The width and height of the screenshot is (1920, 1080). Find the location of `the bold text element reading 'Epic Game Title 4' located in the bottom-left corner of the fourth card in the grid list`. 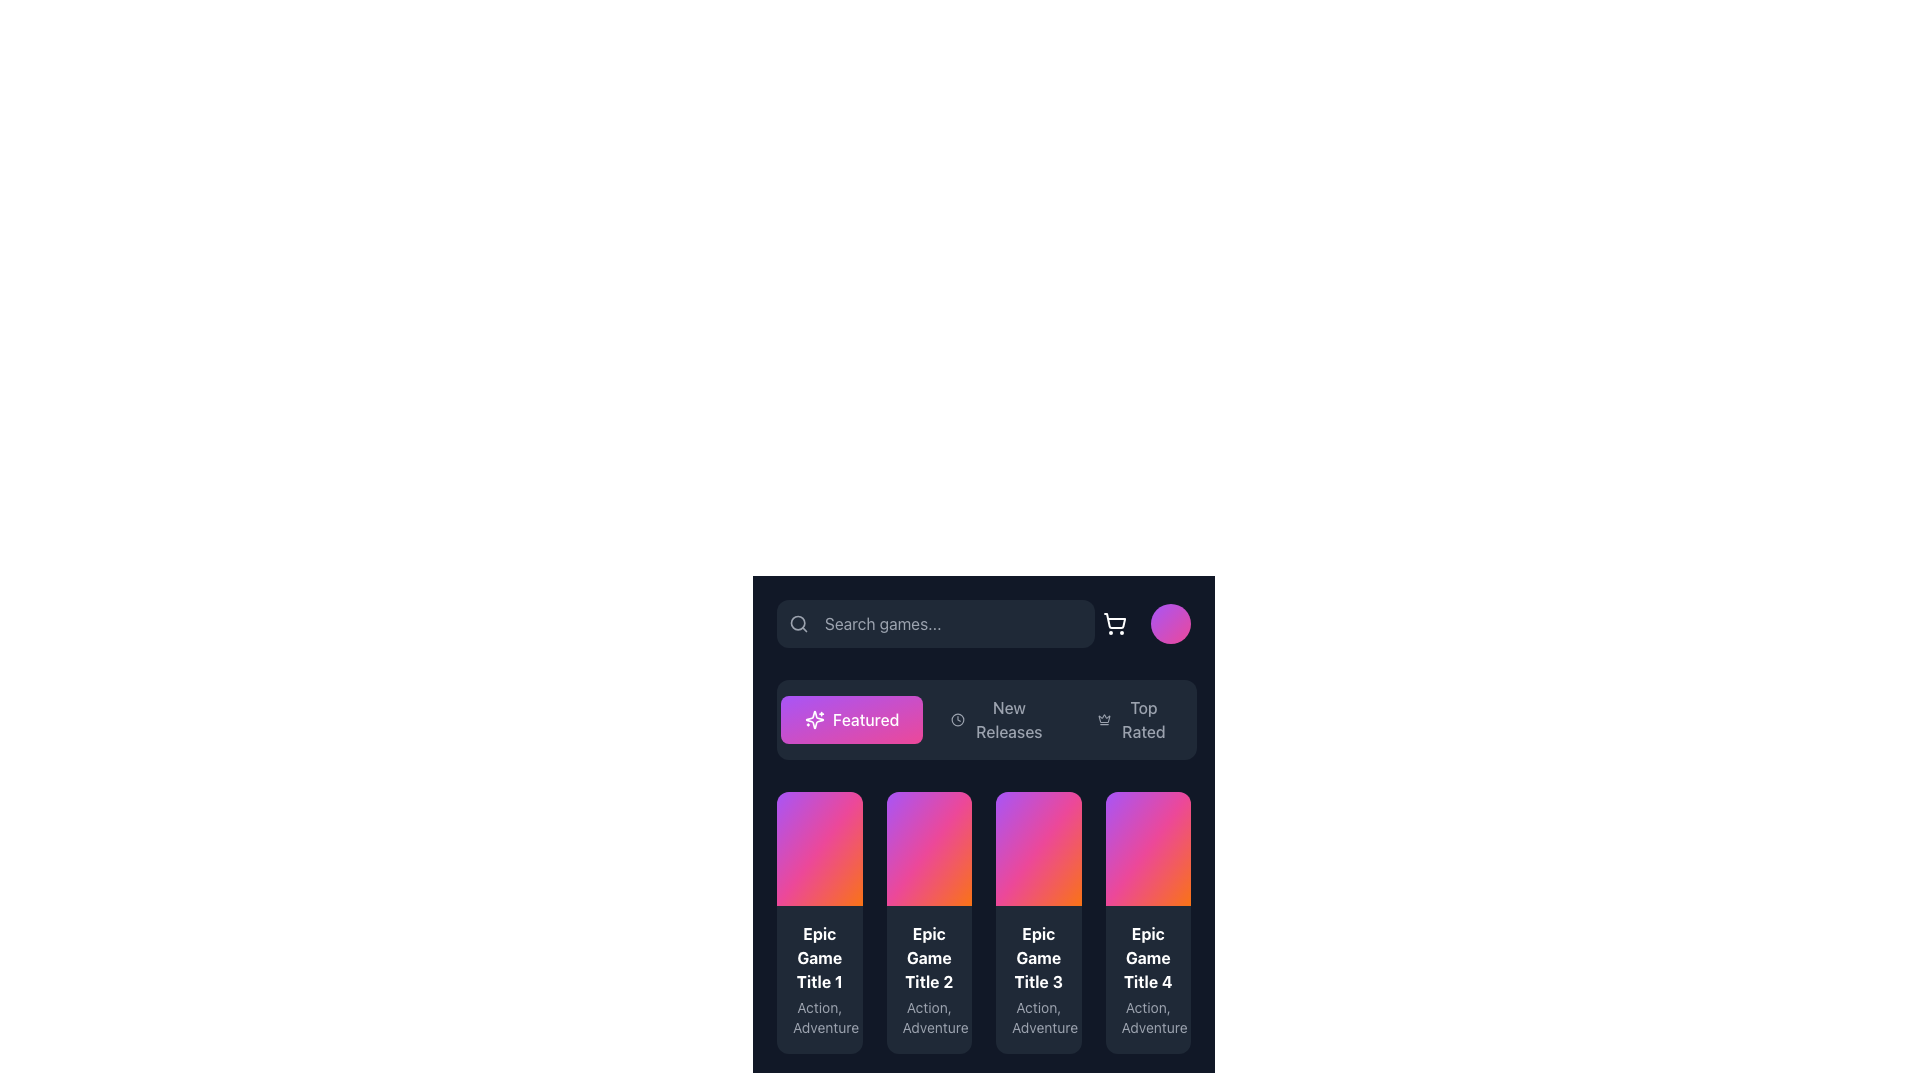

the bold text element reading 'Epic Game Title 4' located in the bottom-left corner of the fourth card in the grid list is located at coordinates (1148, 956).